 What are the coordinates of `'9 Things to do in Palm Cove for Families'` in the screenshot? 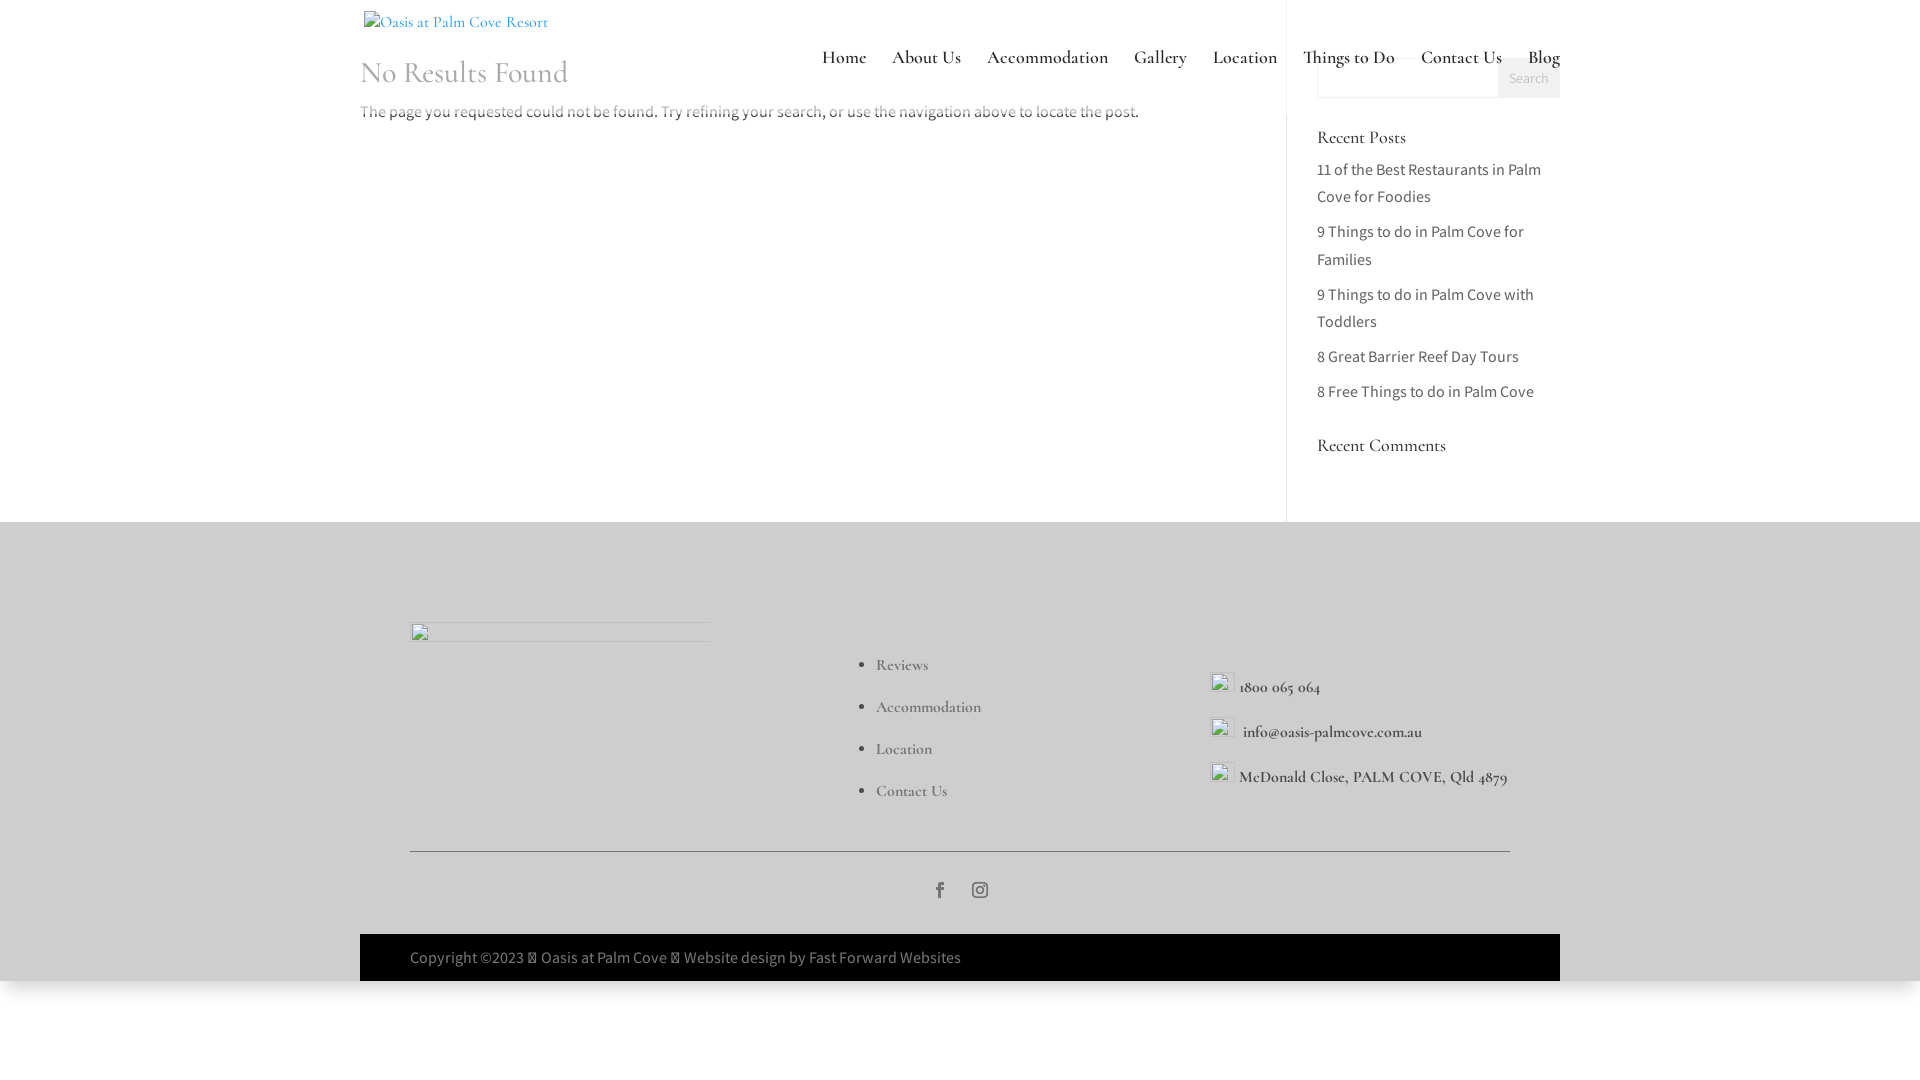 It's located at (1419, 244).